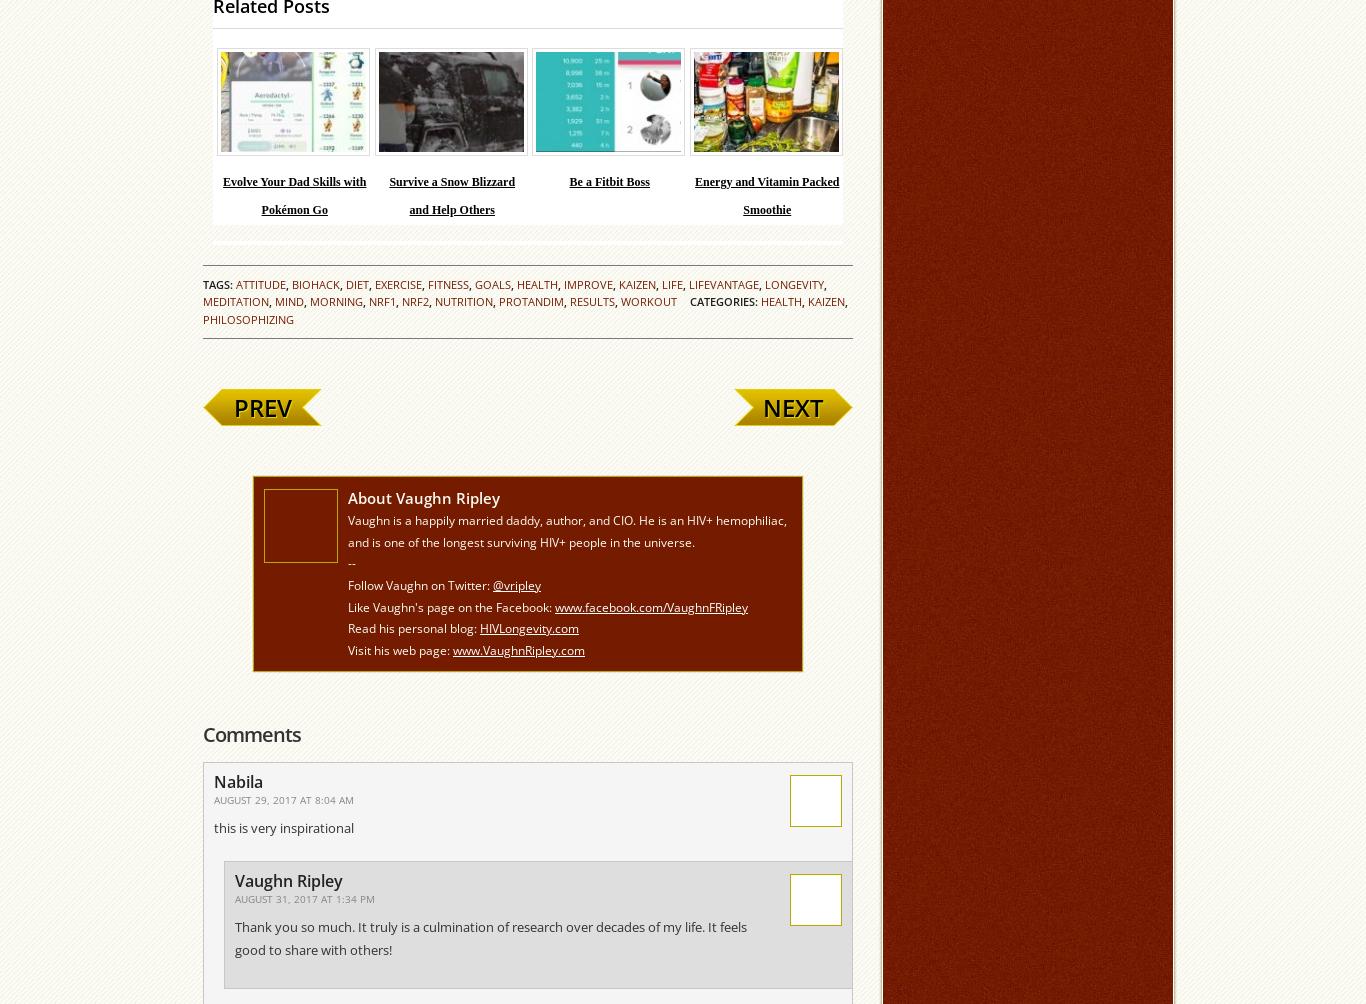  Describe the element at coordinates (315, 284) in the screenshot. I see `'biohack'` at that location.